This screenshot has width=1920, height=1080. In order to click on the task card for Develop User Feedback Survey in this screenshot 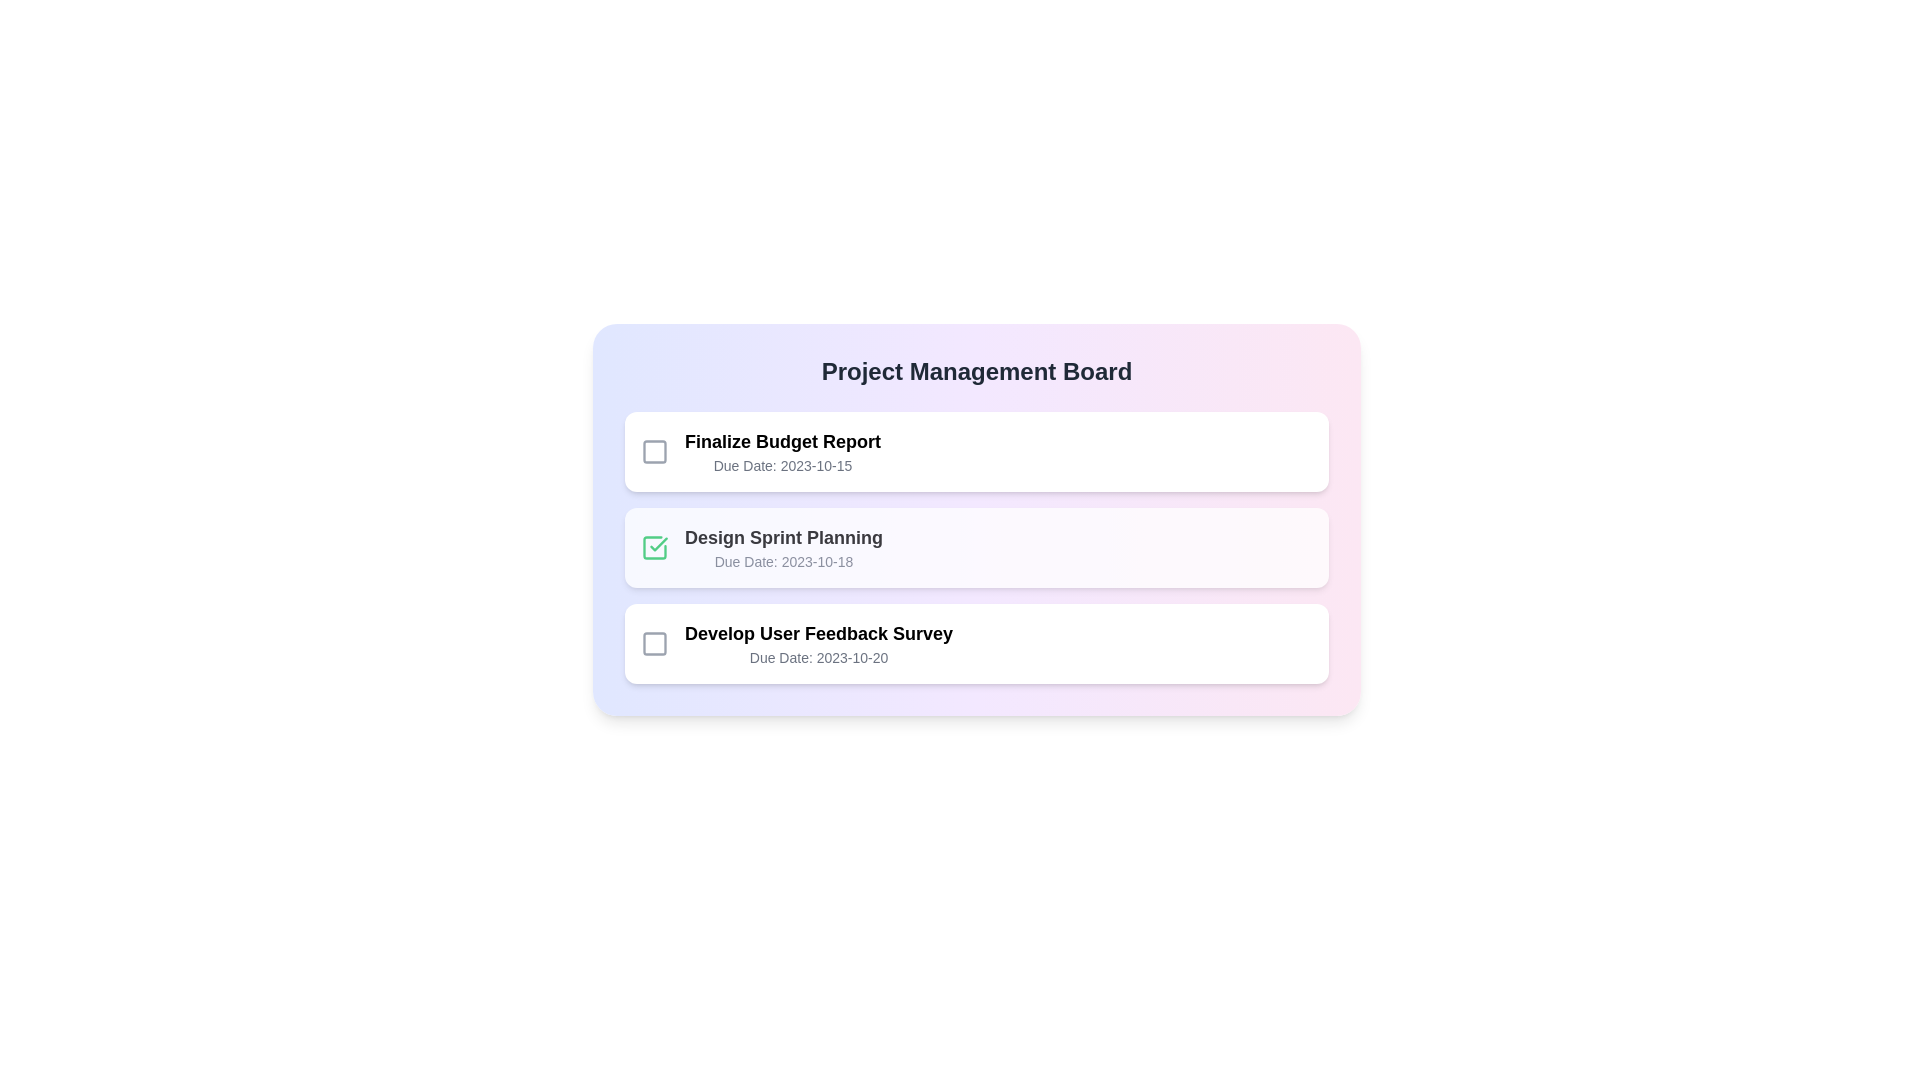, I will do `click(977, 644)`.